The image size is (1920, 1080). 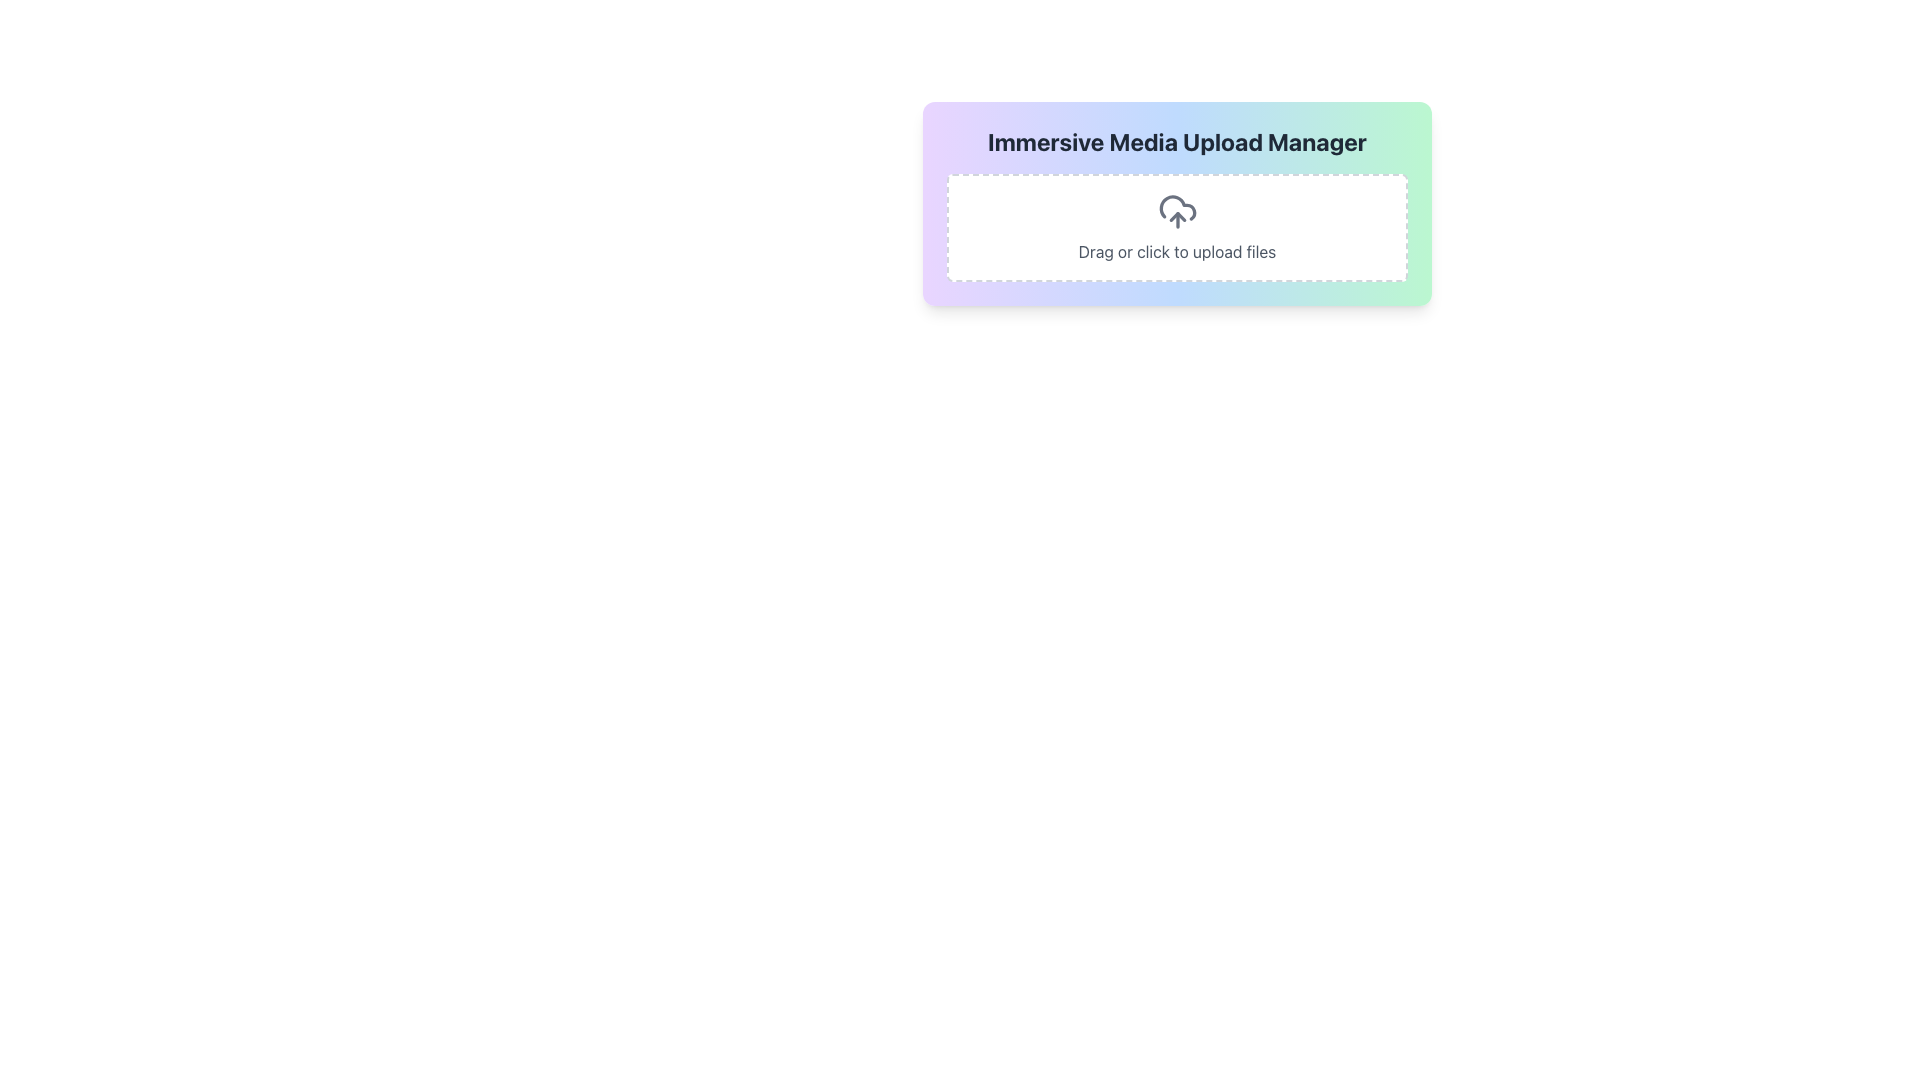 I want to click on the File Upload Panel with a gradient background transitioning from purple to green and a white dashed border, so click(x=1177, y=204).